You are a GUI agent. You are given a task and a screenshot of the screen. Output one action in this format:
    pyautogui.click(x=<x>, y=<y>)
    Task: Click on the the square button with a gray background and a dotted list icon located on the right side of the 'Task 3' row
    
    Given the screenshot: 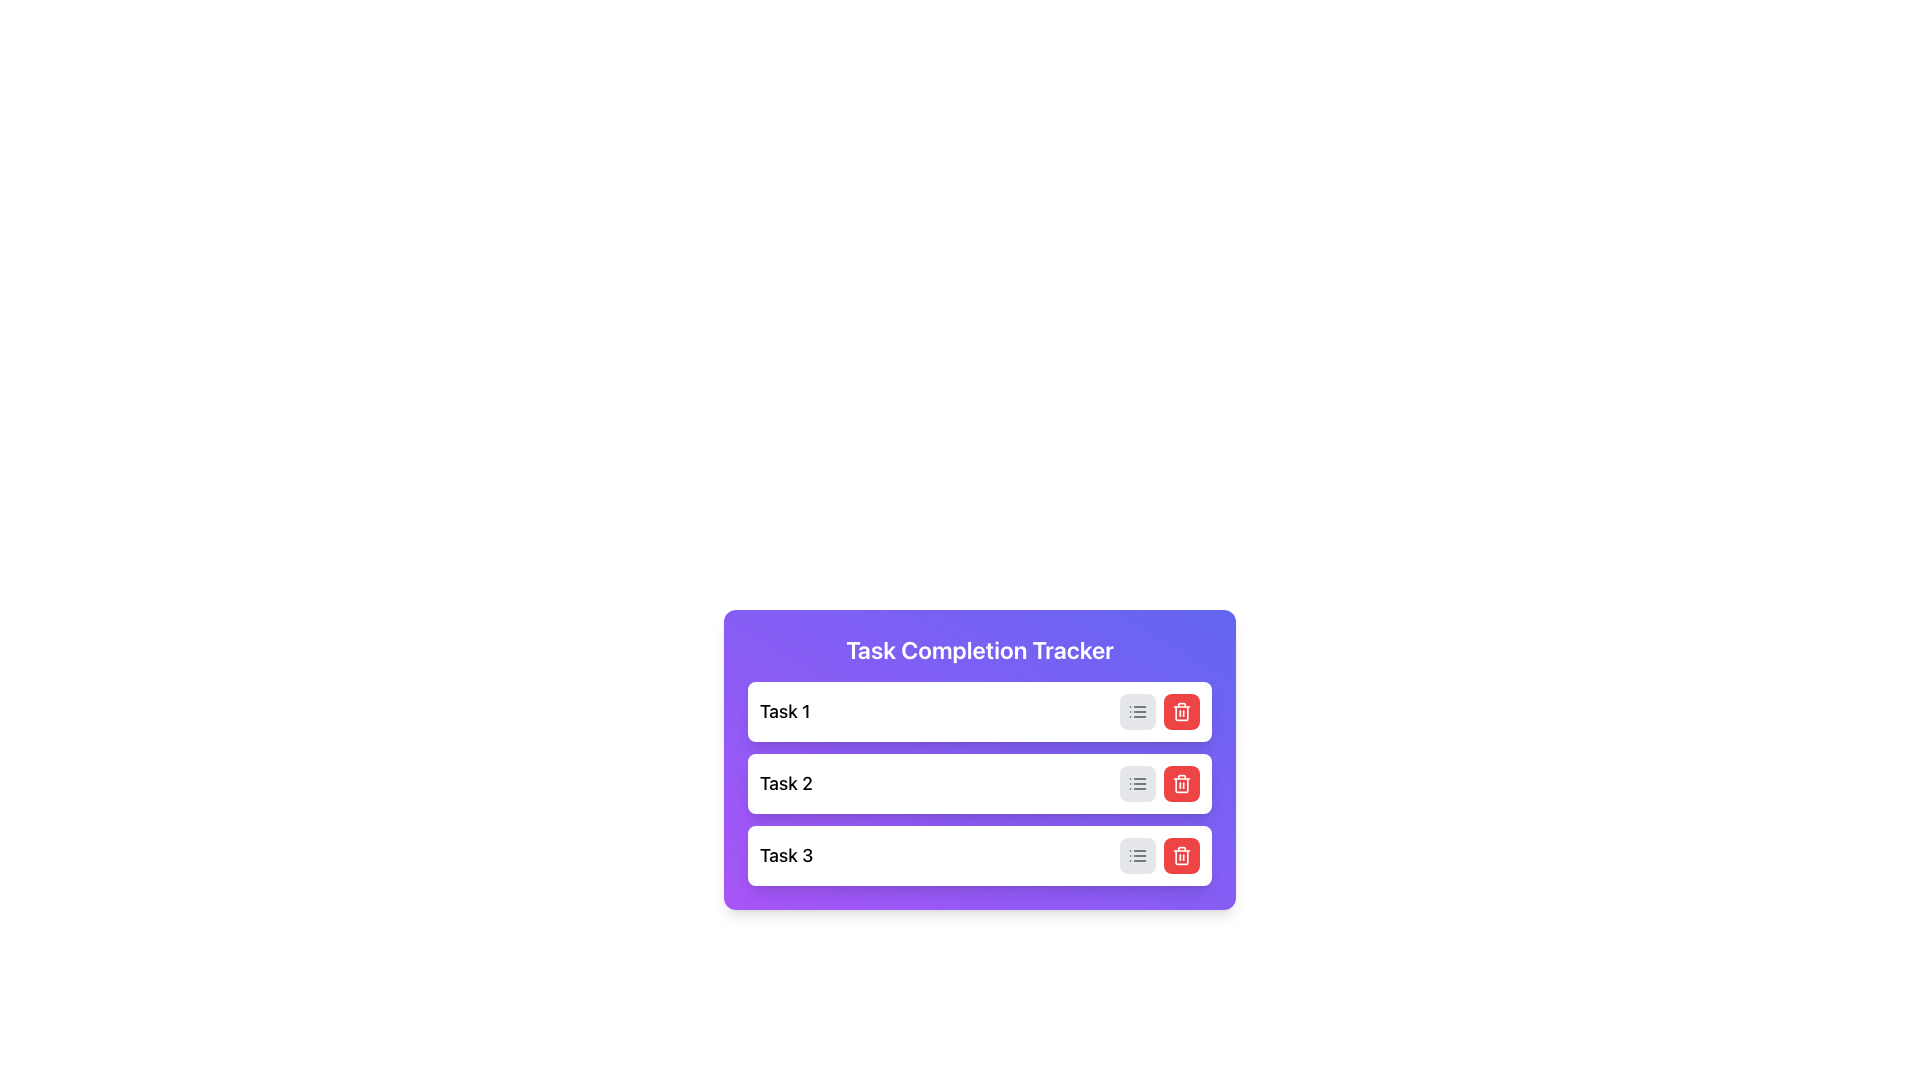 What is the action you would take?
    pyautogui.click(x=1137, y=855)
    